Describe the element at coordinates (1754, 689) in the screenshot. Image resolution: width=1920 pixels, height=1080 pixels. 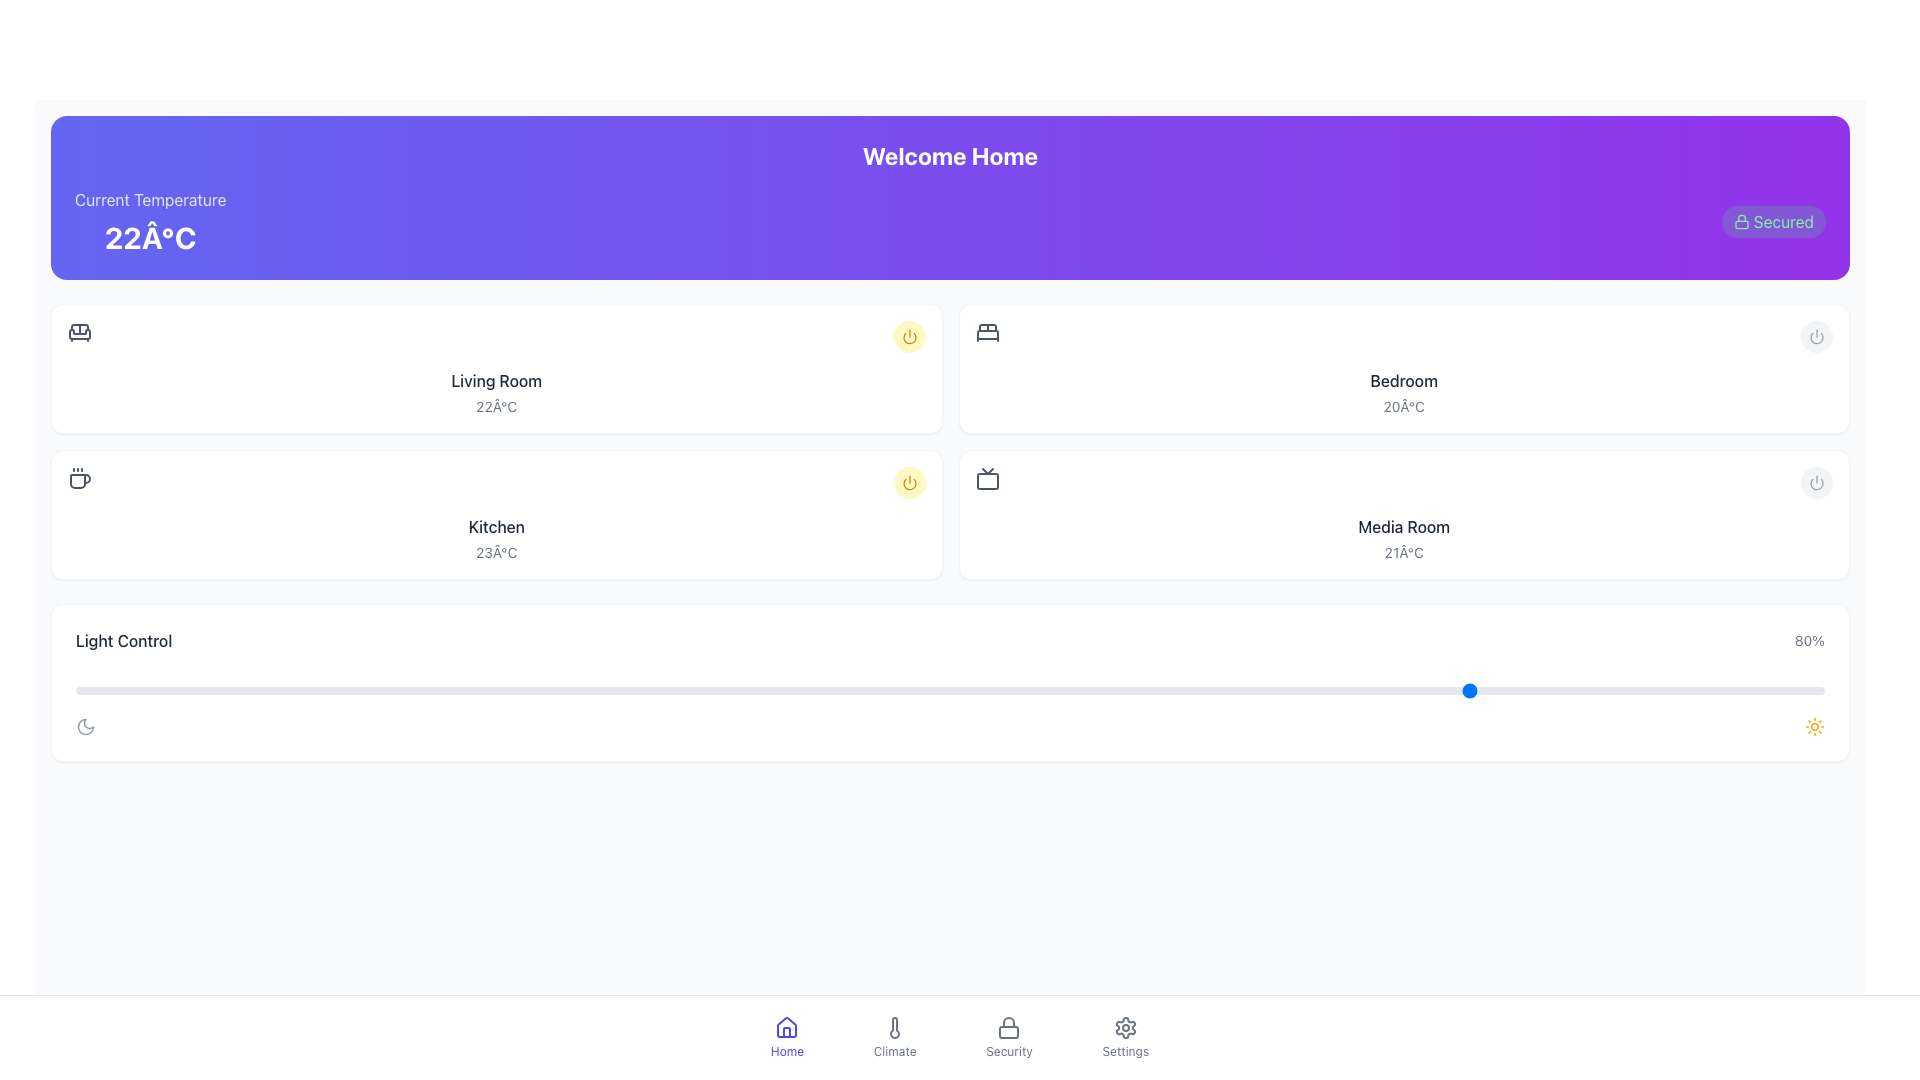
I see `the slider` at that location.